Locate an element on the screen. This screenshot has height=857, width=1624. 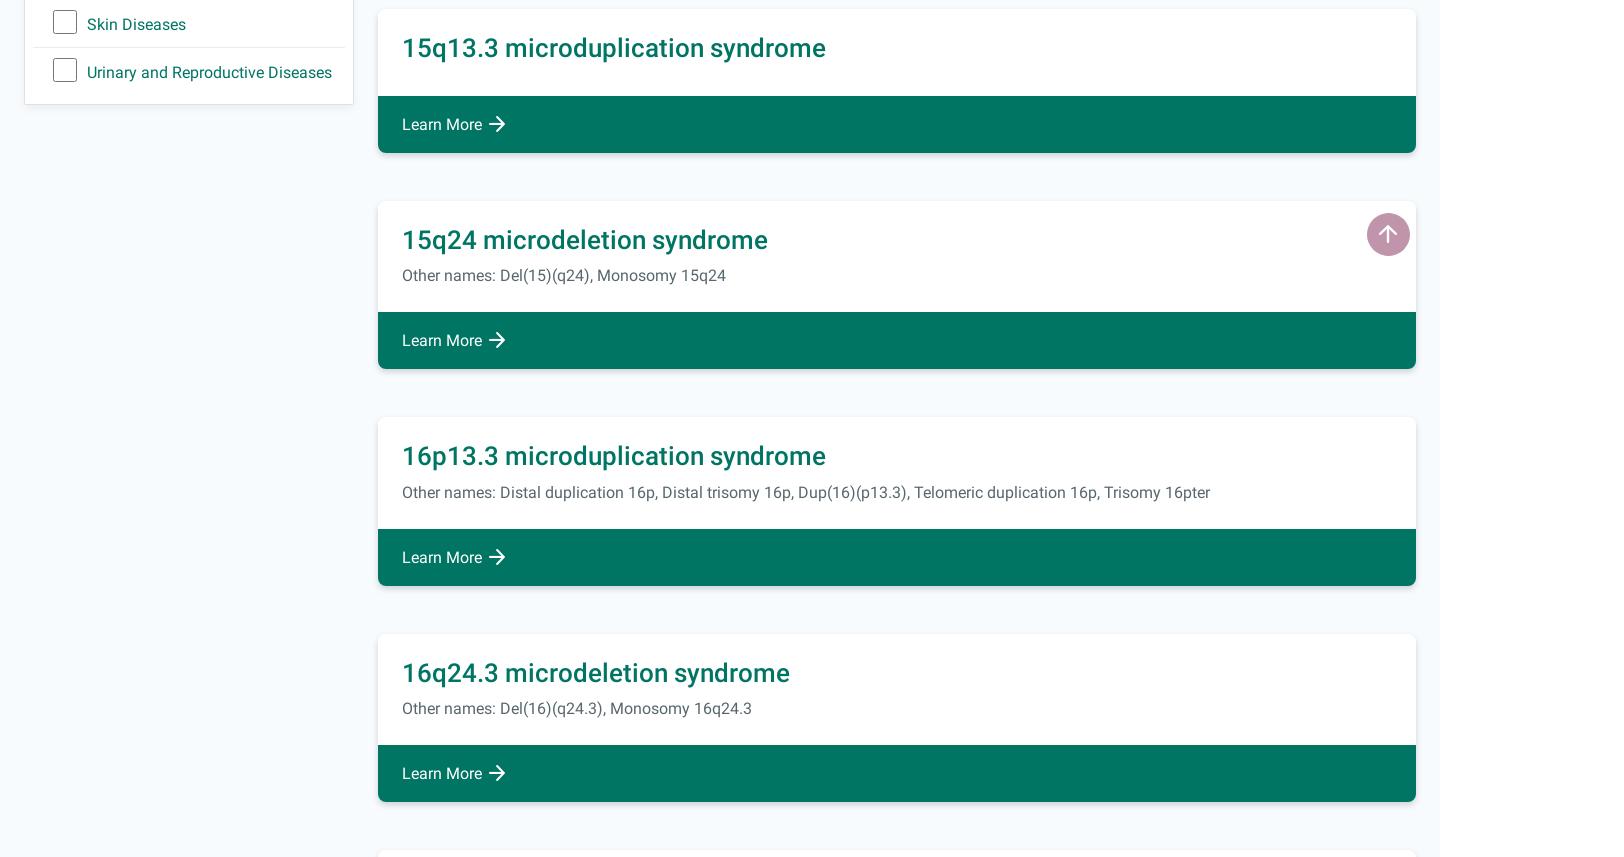
'Other names: Distal duplication 16p, Distal trisomy 16p, Dup(16)(p13.3), Telomeric duplication 16p, Trisomy 16pter' is located at coordinates (805, 491).